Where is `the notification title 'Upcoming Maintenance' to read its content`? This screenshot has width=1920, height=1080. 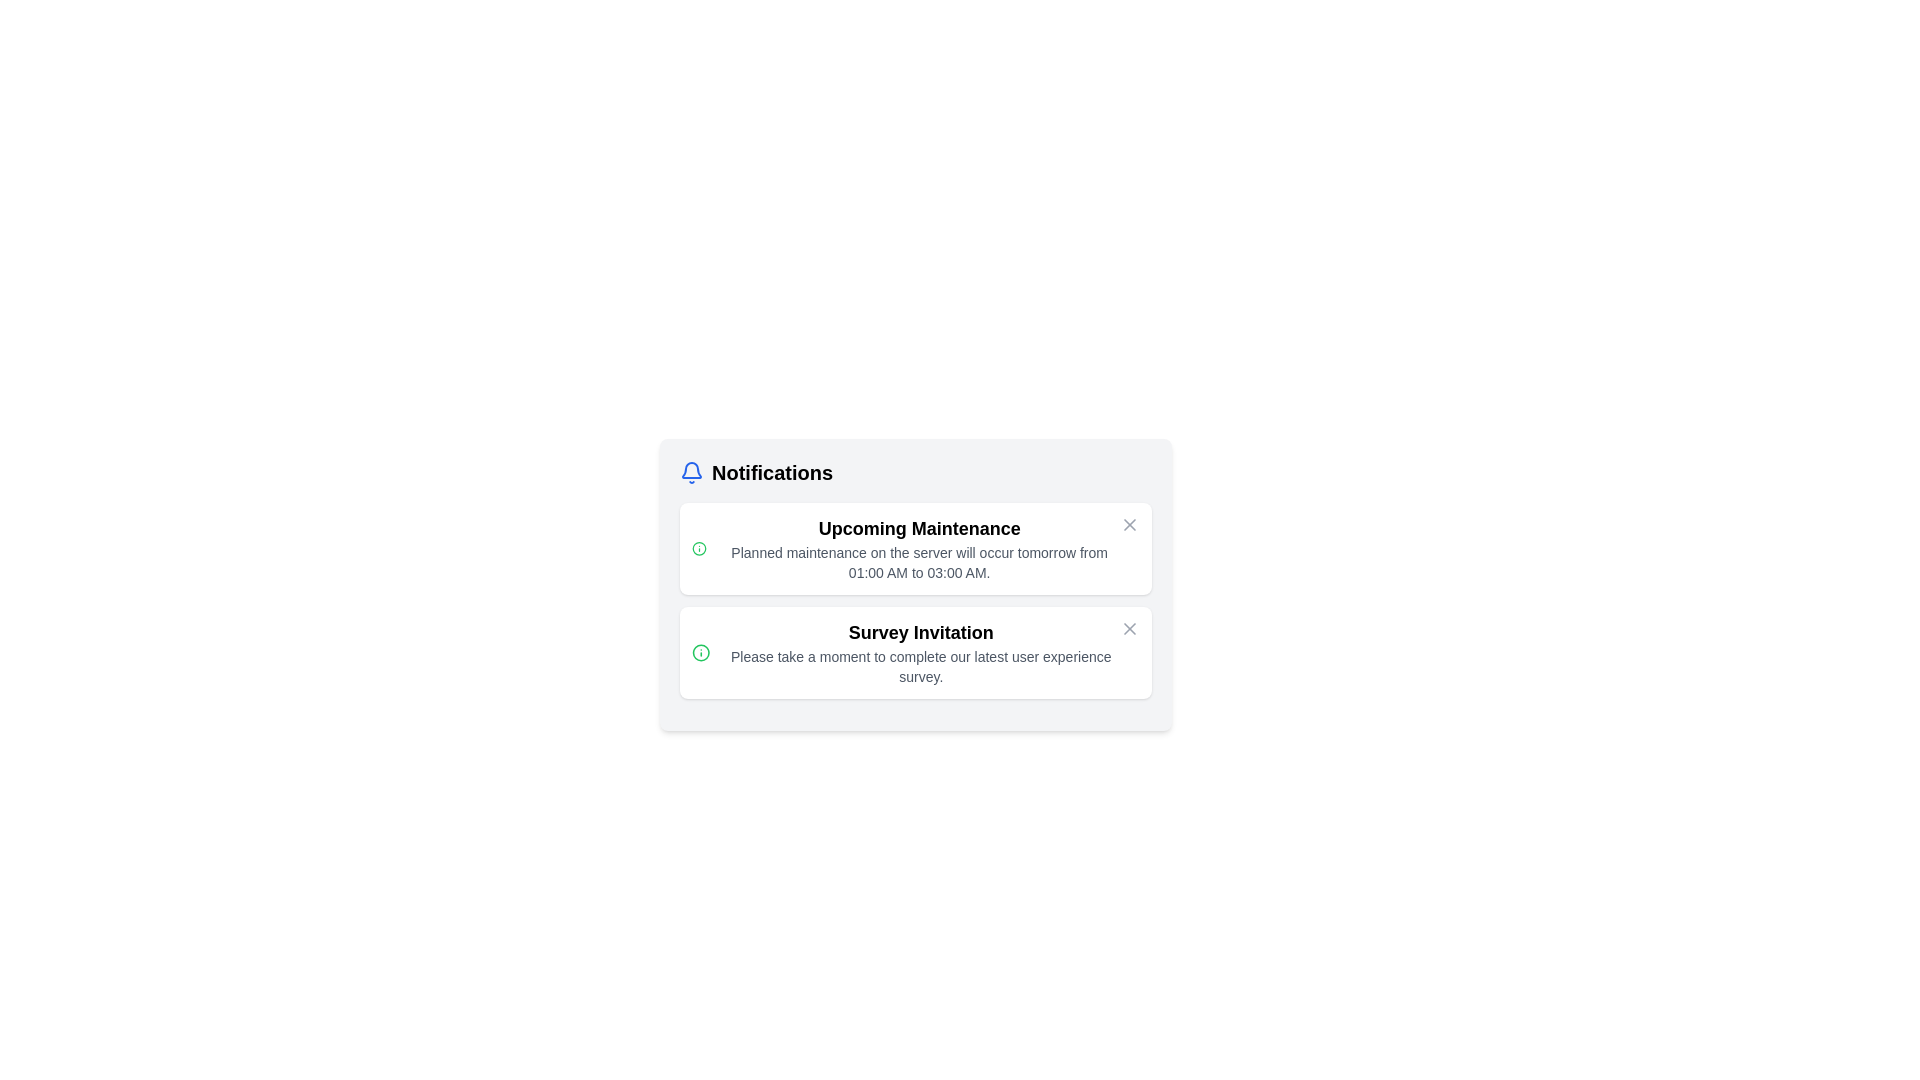 the notification title 'Upcoming Maintenance' to read its content is located at coordinates (771, 527).